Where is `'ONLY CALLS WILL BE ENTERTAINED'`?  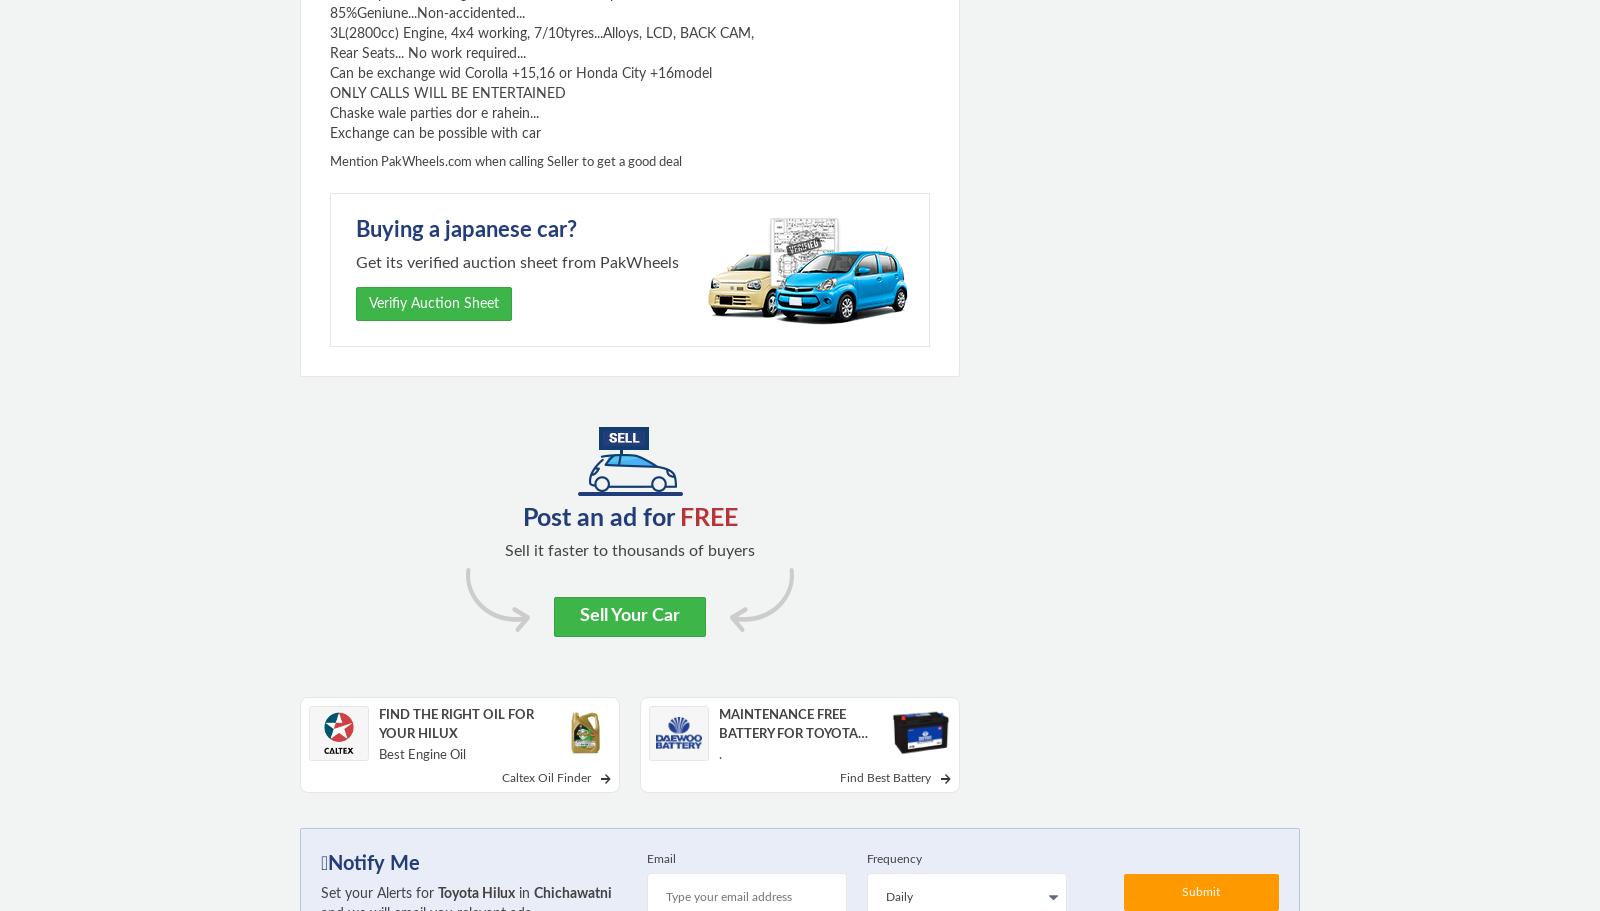
'ONLY CALLS WILL BE ENTERTAINED' is located at coordinates (447, 94).